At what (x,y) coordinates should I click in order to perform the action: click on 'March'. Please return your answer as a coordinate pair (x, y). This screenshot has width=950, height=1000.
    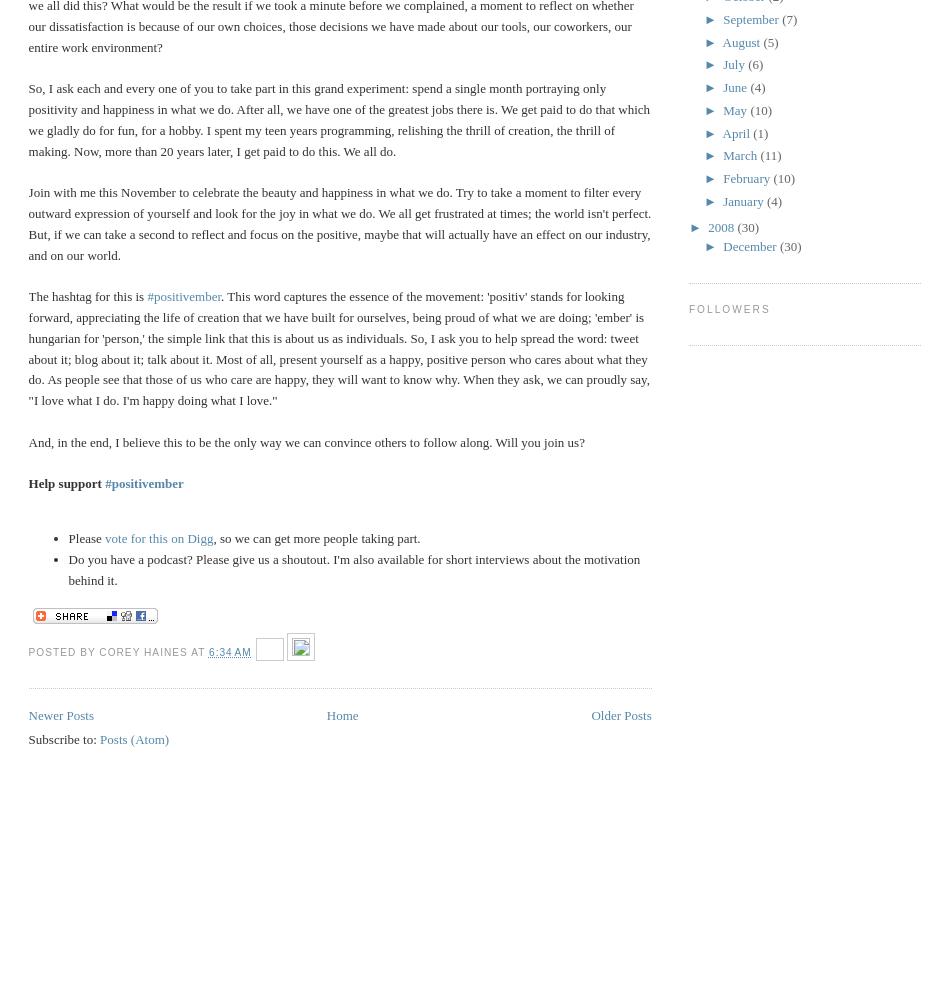
    Looking at the image, I should click on (740, 155).